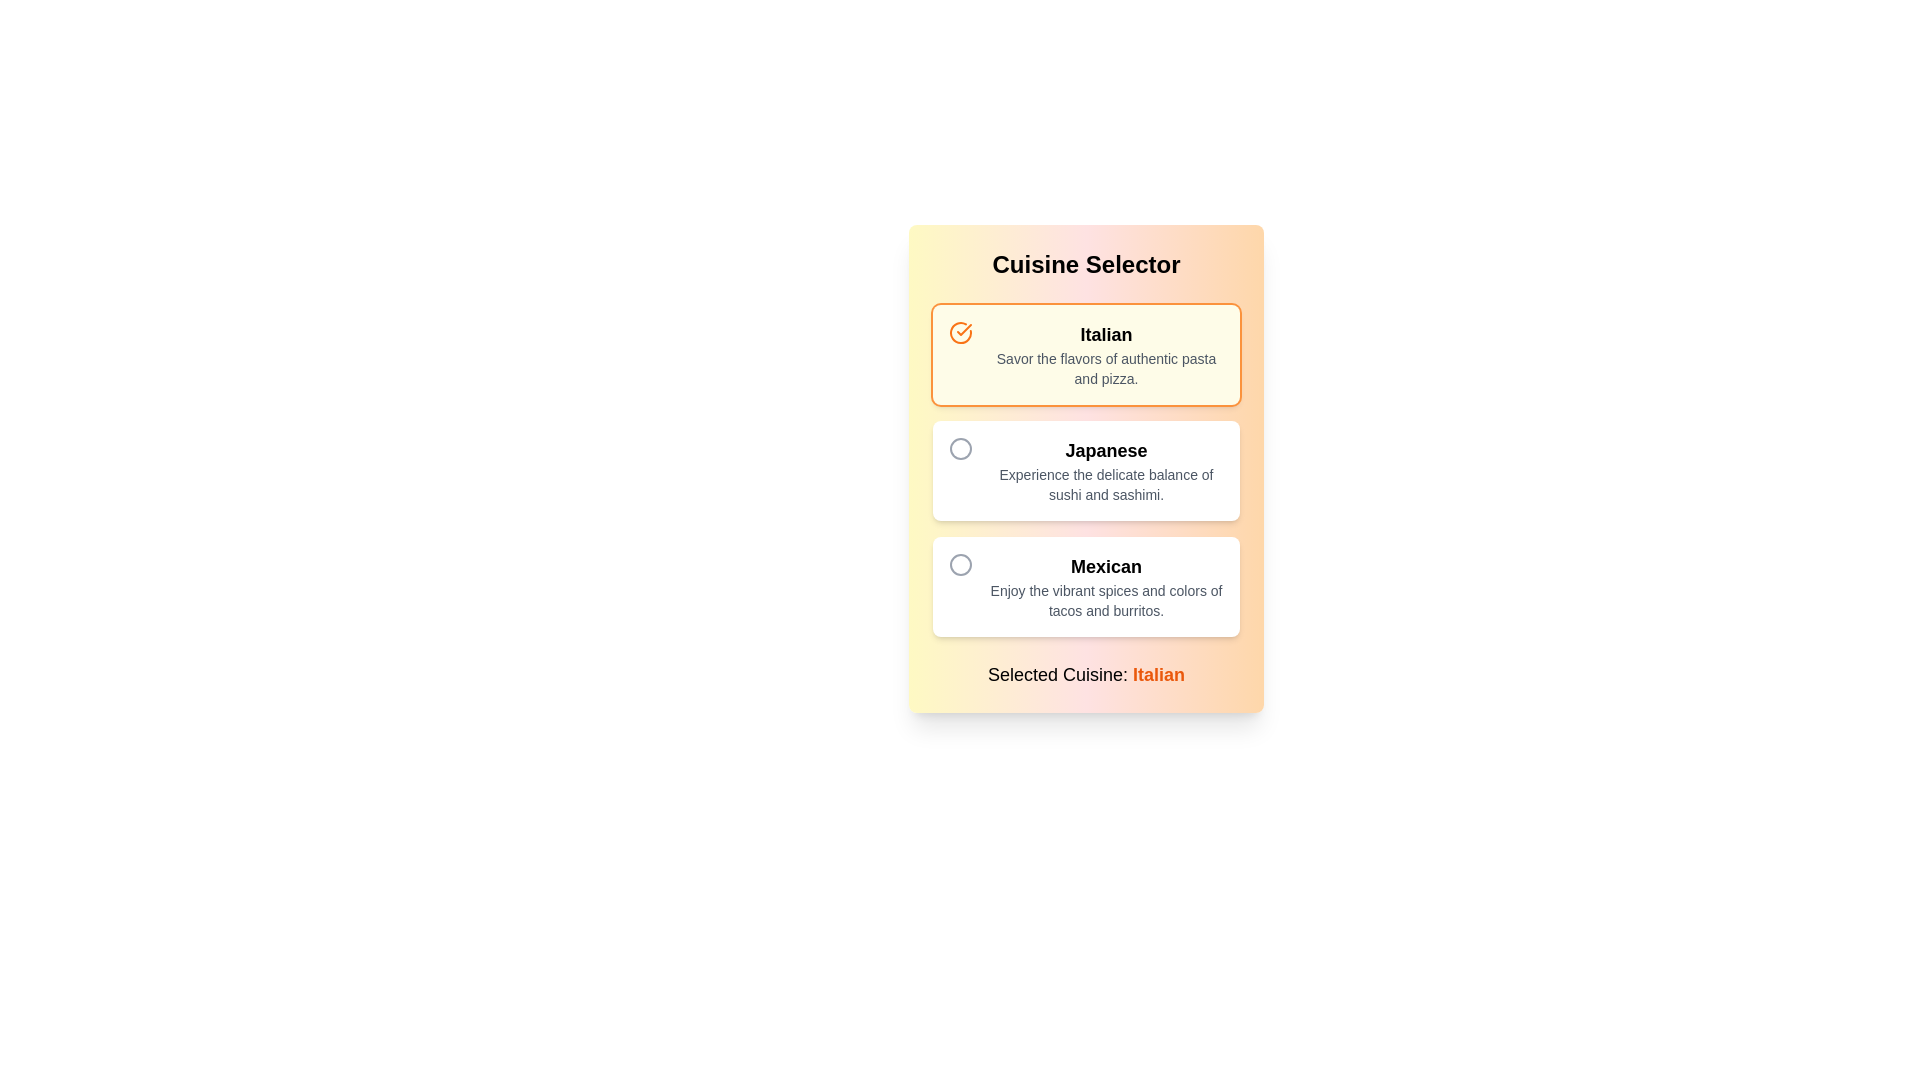 The image size is (1920, 1080). I want to click on the text label that displays 'Selected Cuisine: Italian', which is styled with 'Italian' in bold orange font, indicating the selected cuisine below the cuisine selection boxes, so click(1085, 675).